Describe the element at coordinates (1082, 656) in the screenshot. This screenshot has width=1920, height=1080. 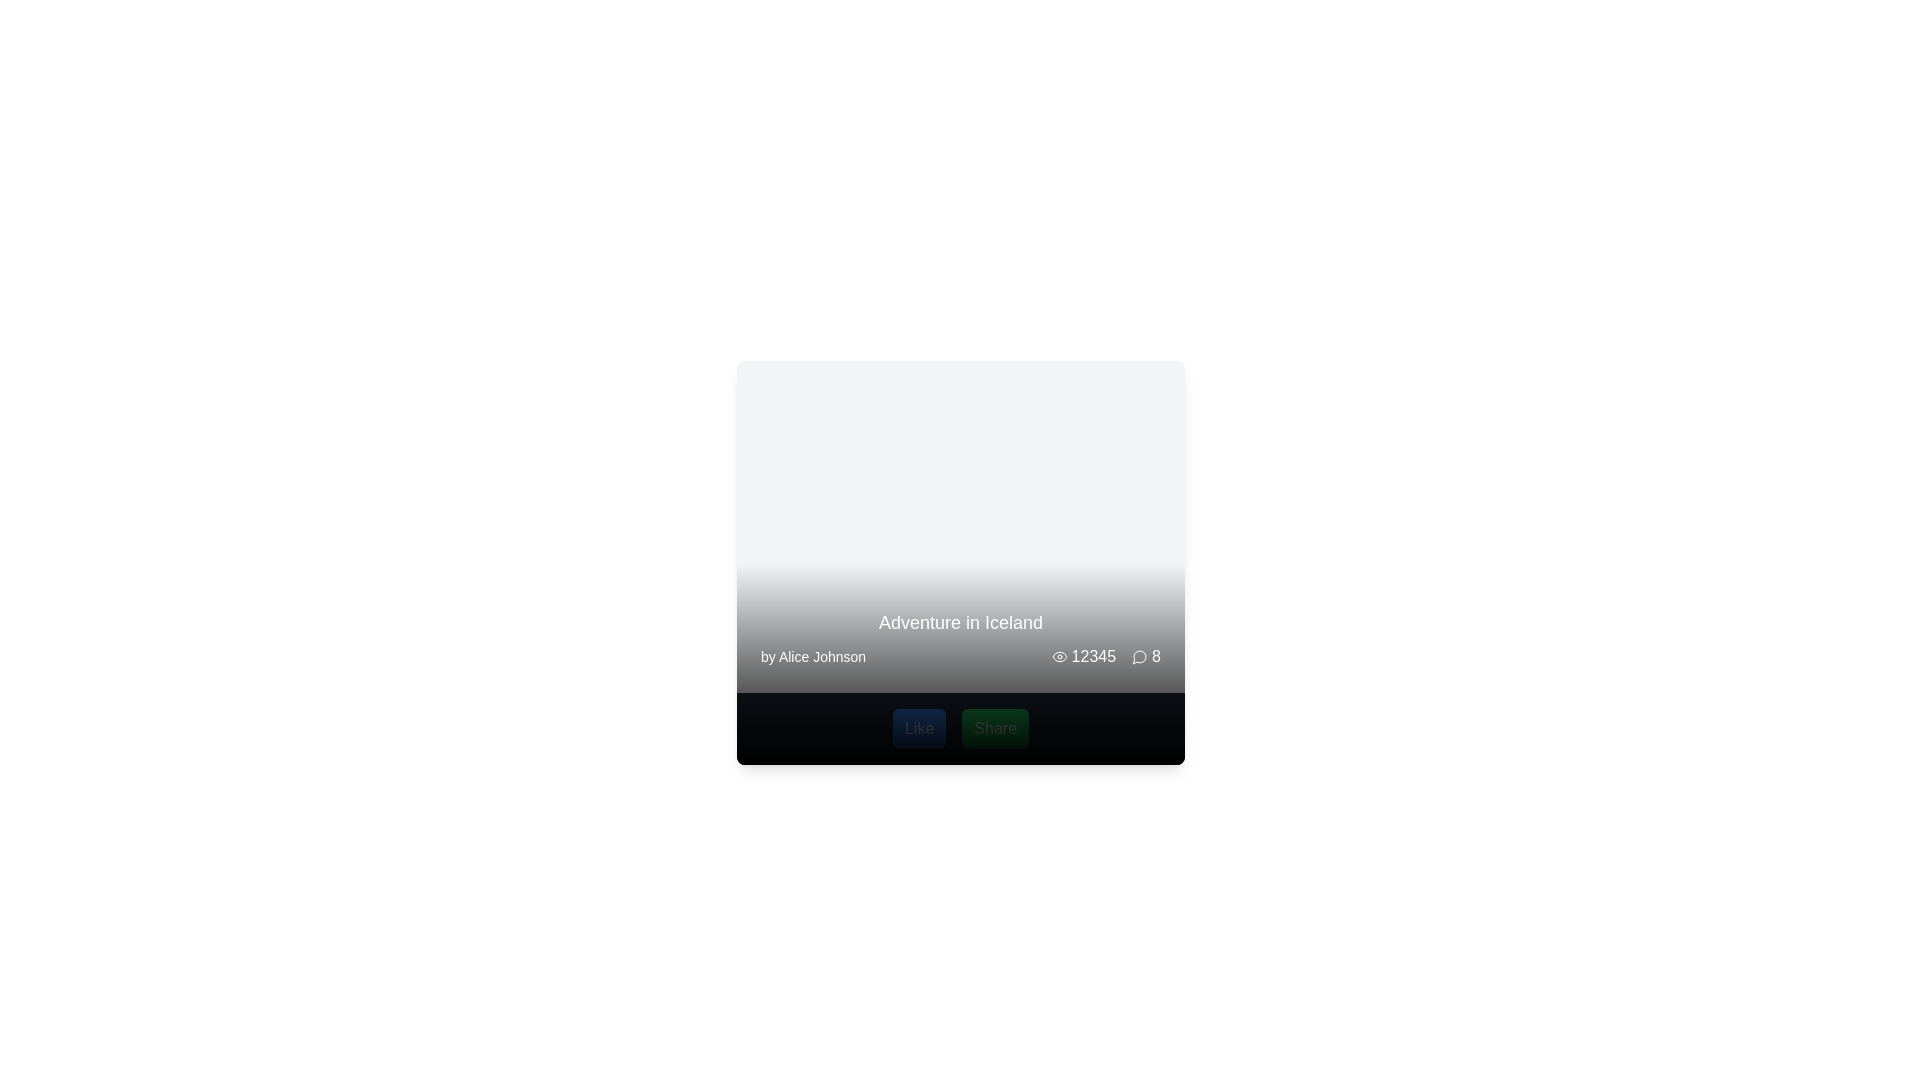
I see `the Information Display element that shows the number of views or instances, positioned to the left of a similar structure displaying the number '8' and a speech bubble icon` at that location.